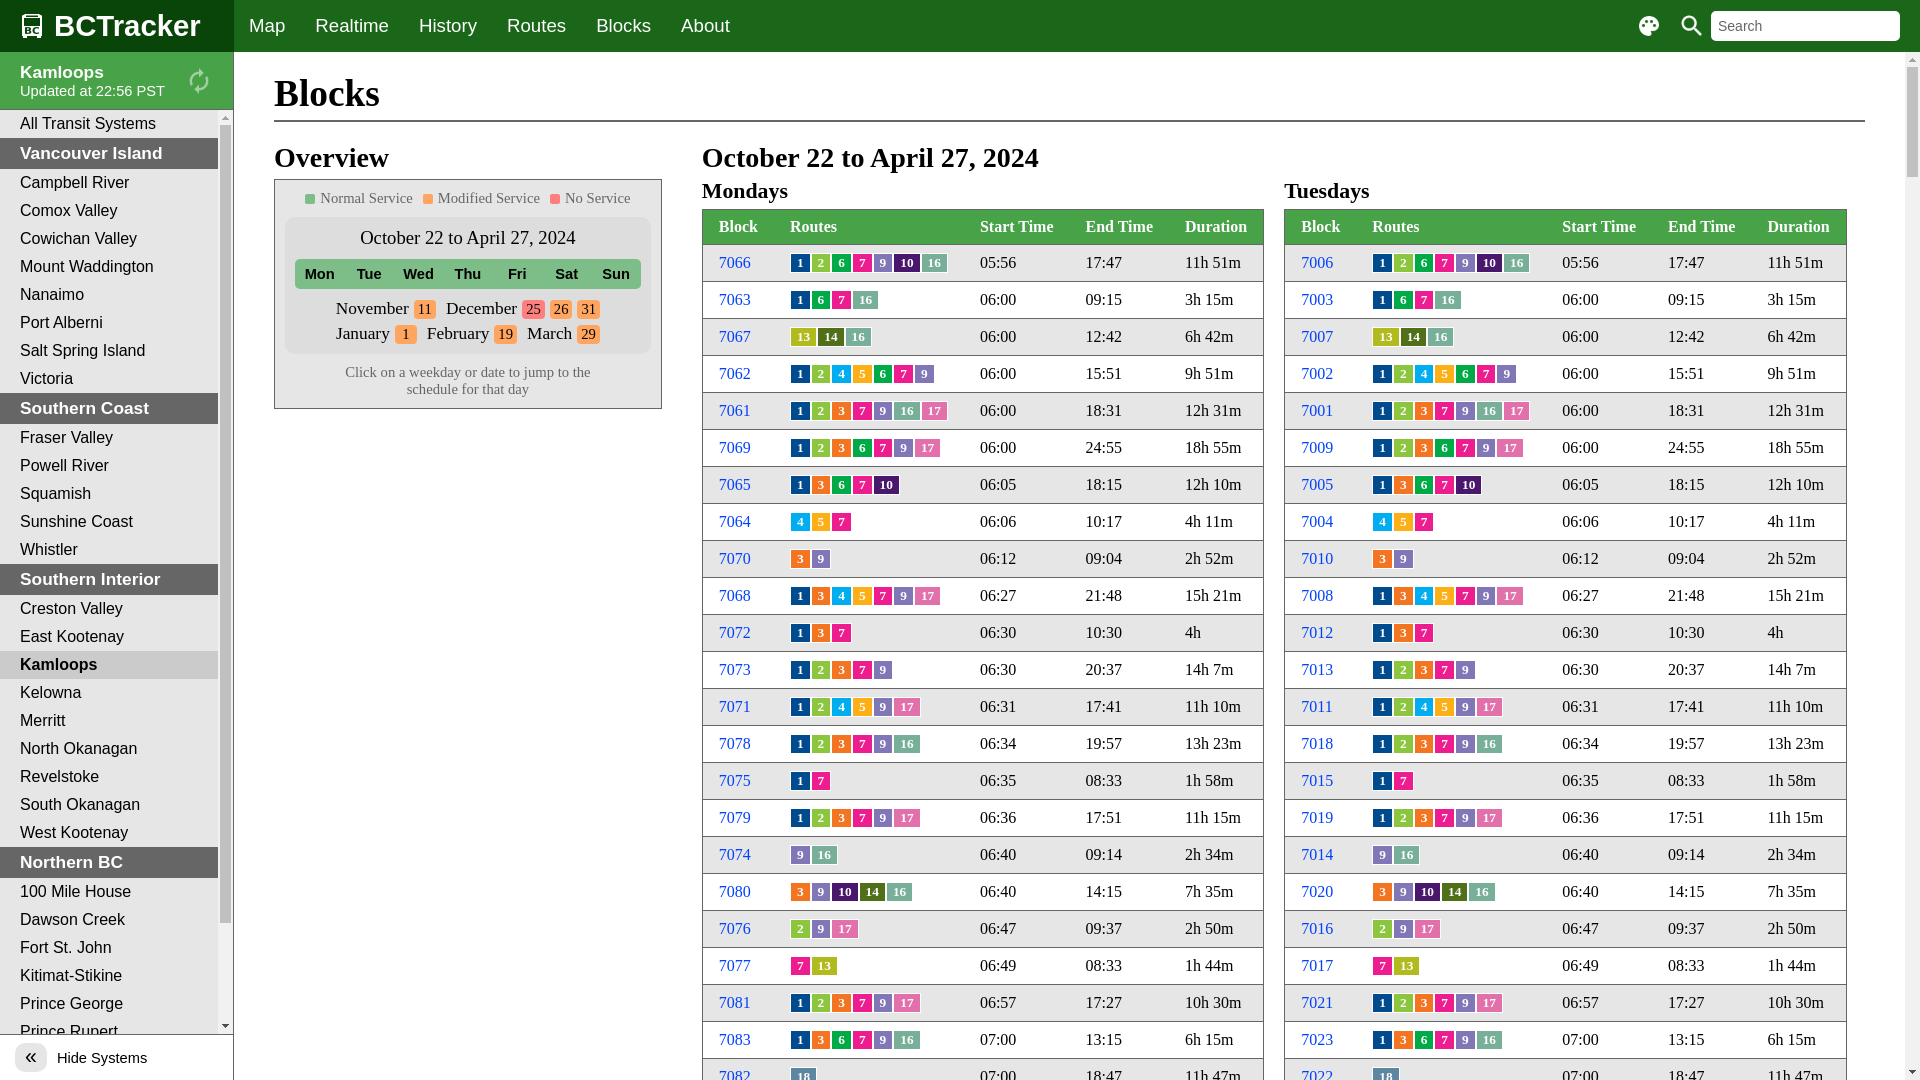 The height and width of the screenshot is (1080, 1920). I want to click on '7066', so click(733, 261).